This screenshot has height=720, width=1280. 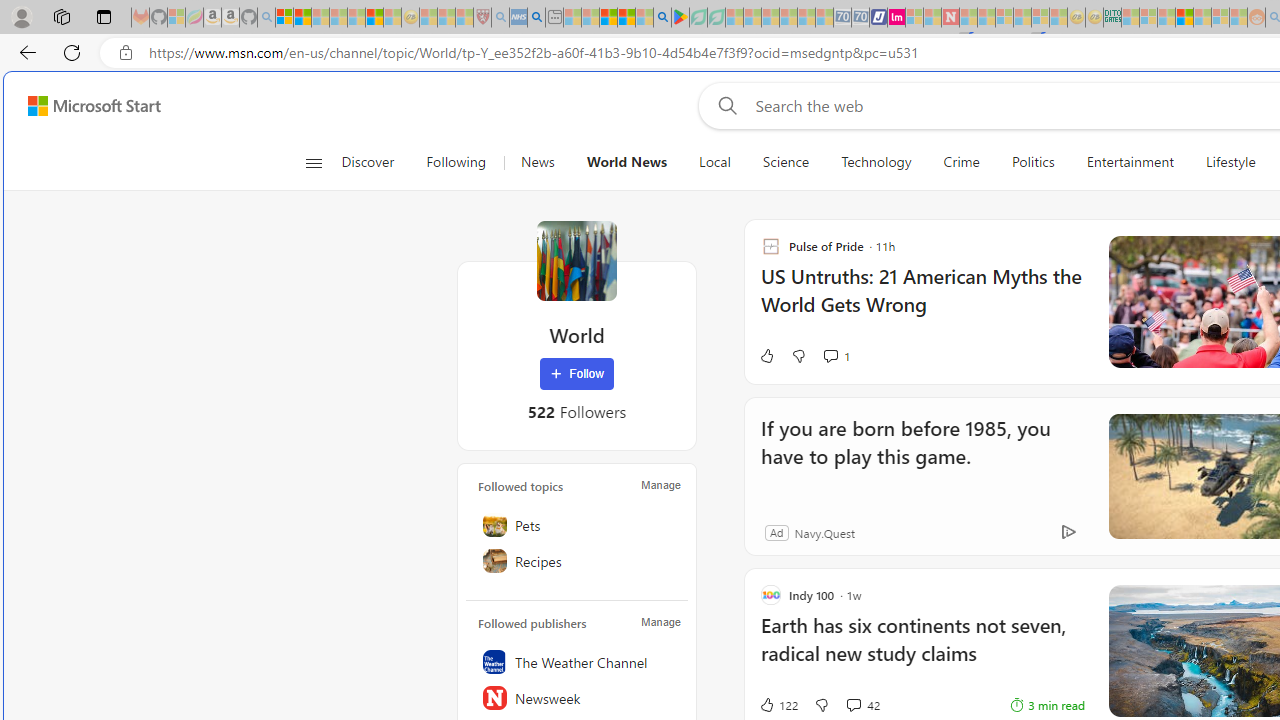 What do you see at coordinates (576, 697) in the screenshot?
I see `'Newsweek'` at bounding box center [576, 697].